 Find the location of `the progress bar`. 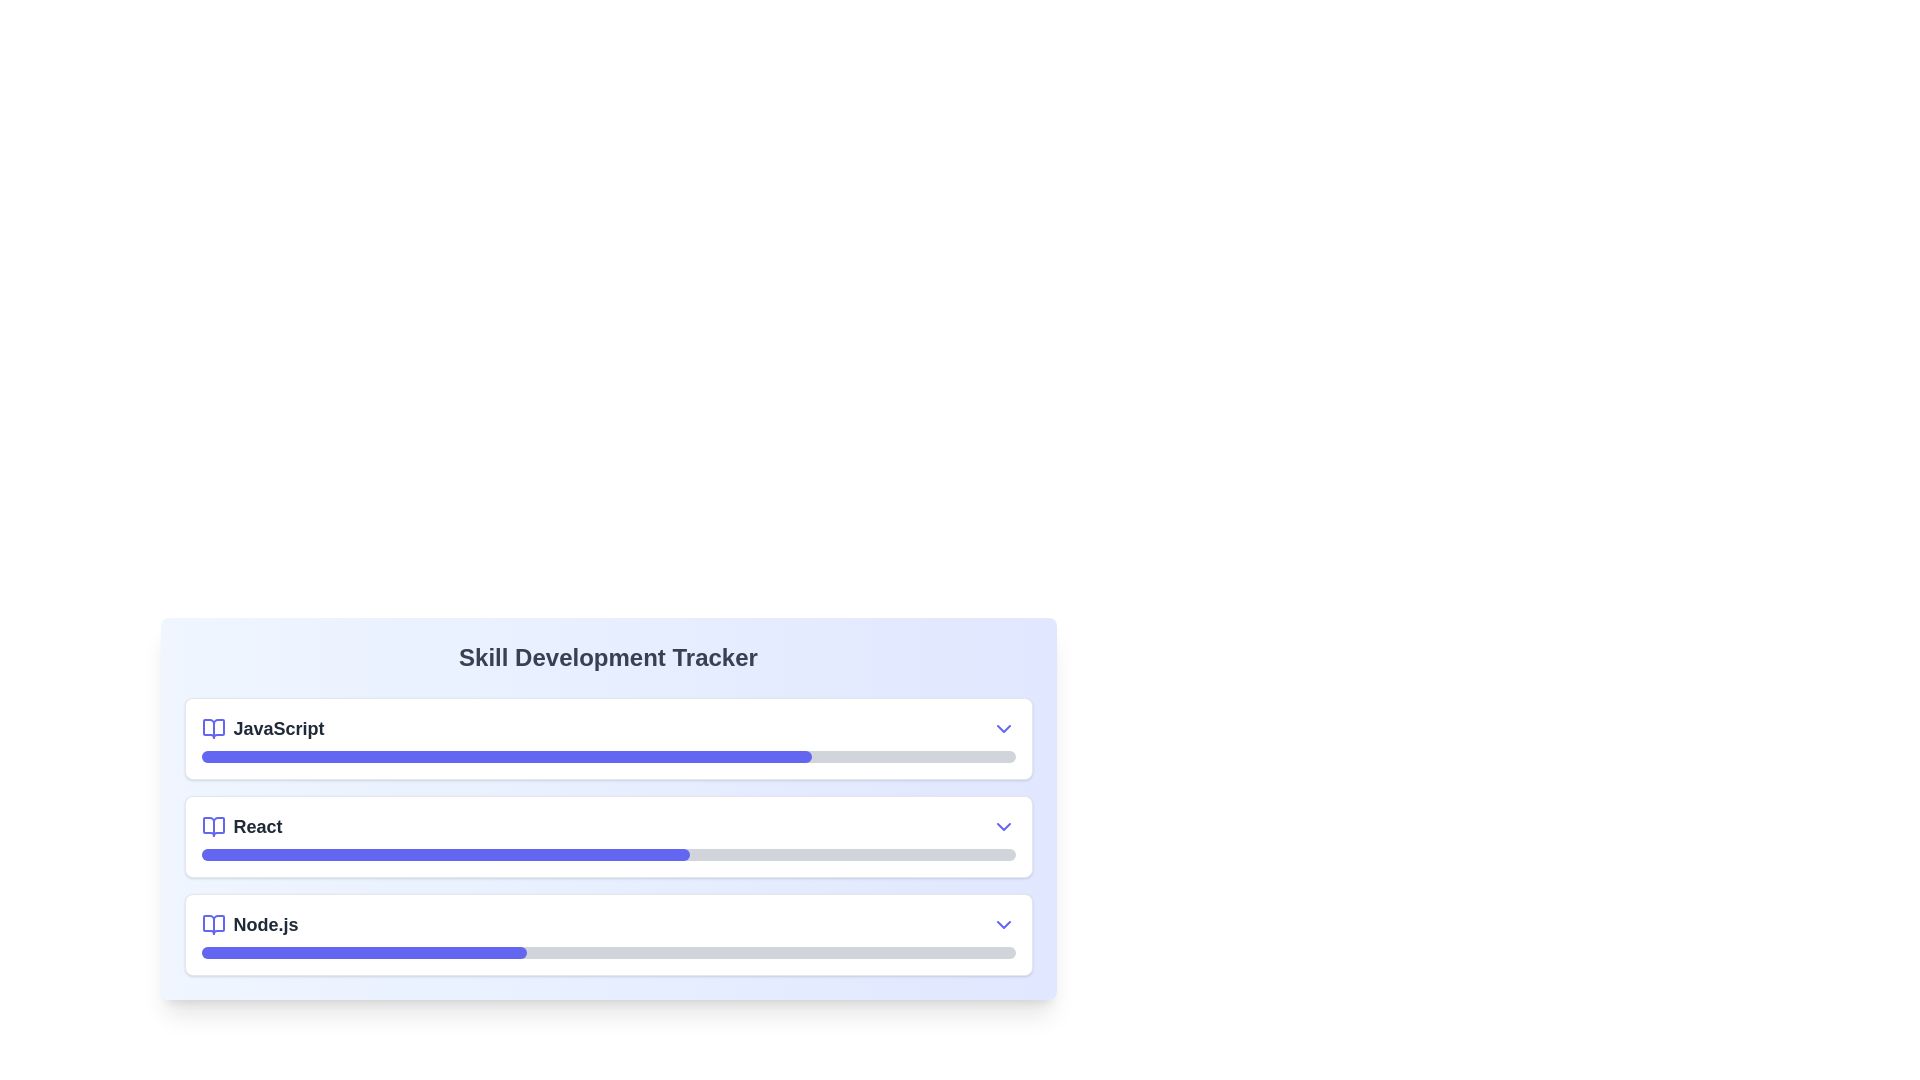

the progress bar is located at coordinates (966, 951).